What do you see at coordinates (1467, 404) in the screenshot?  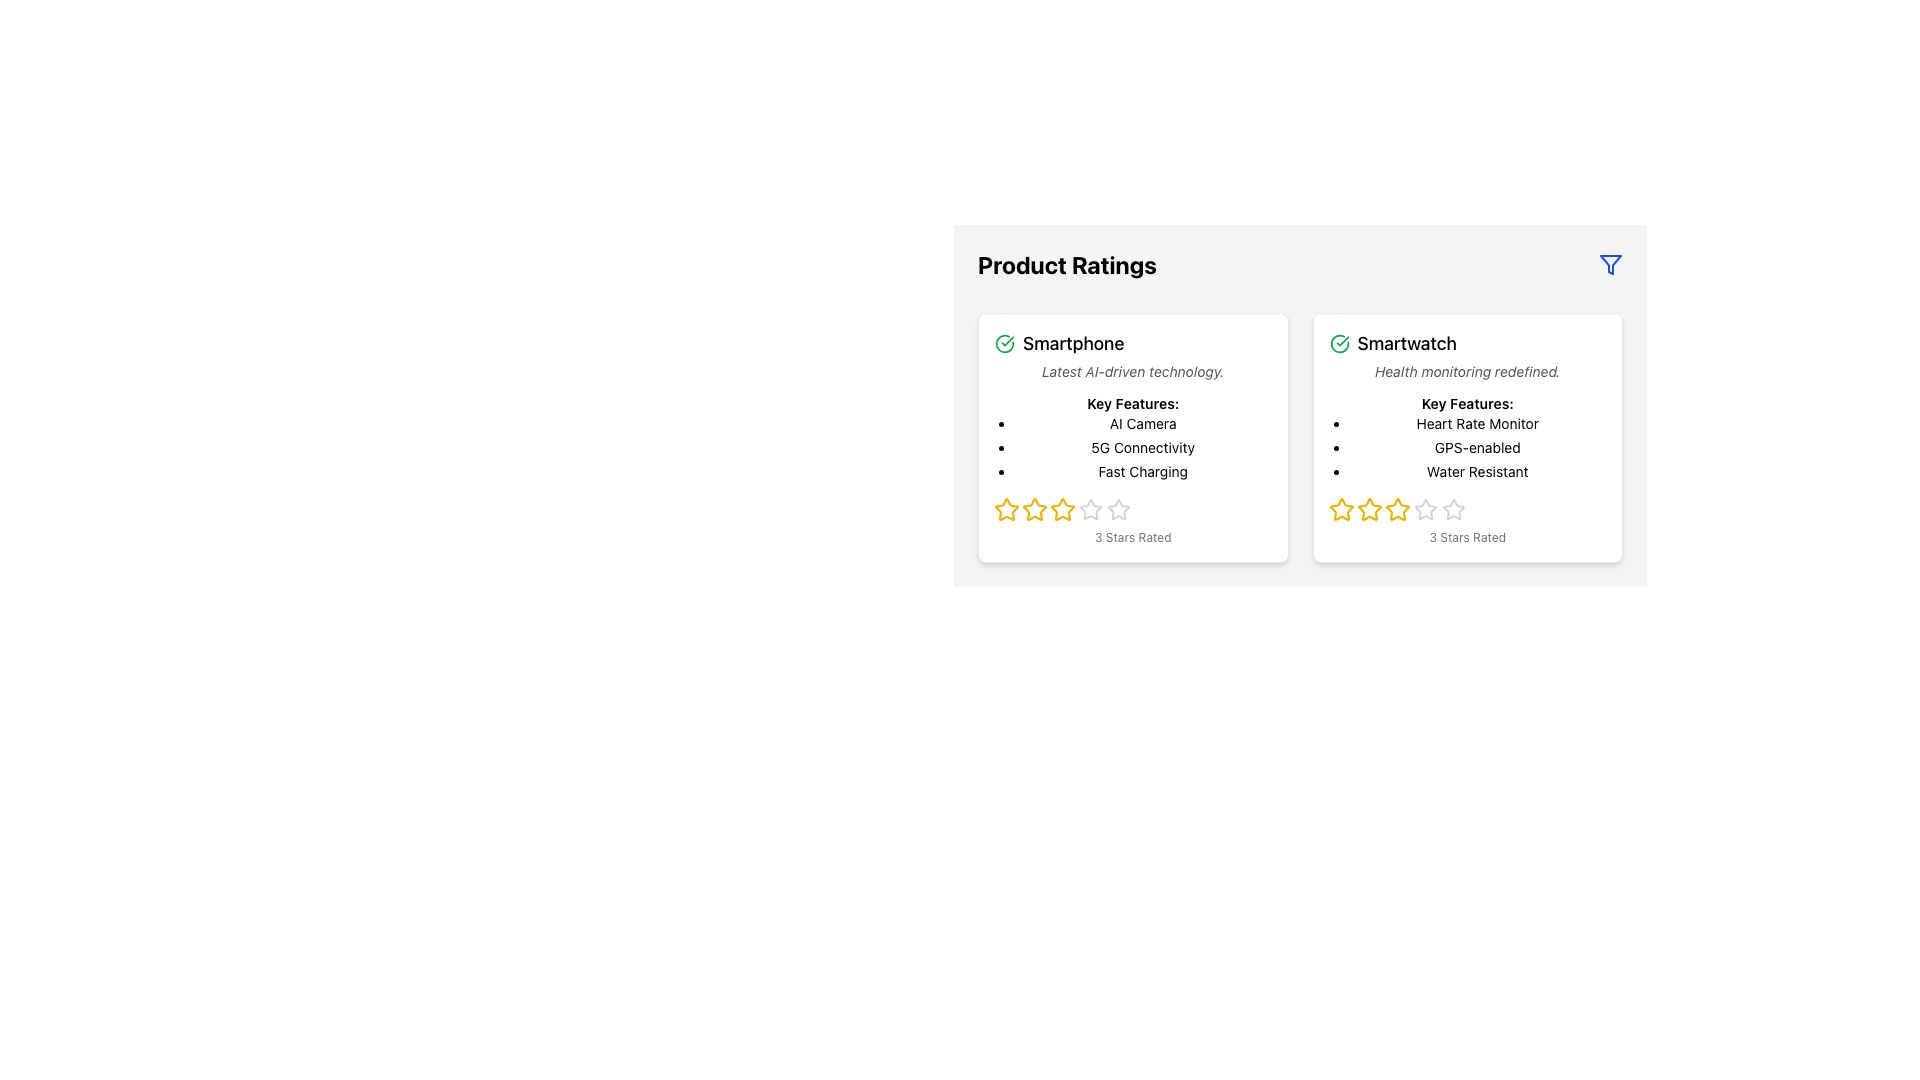 I see `the Text Label that introduces the key product features of the Smartwatch, located between the subtitle 'Health monitoring redefined.' and the bullet list of features` at bounding box center [1467, 404].